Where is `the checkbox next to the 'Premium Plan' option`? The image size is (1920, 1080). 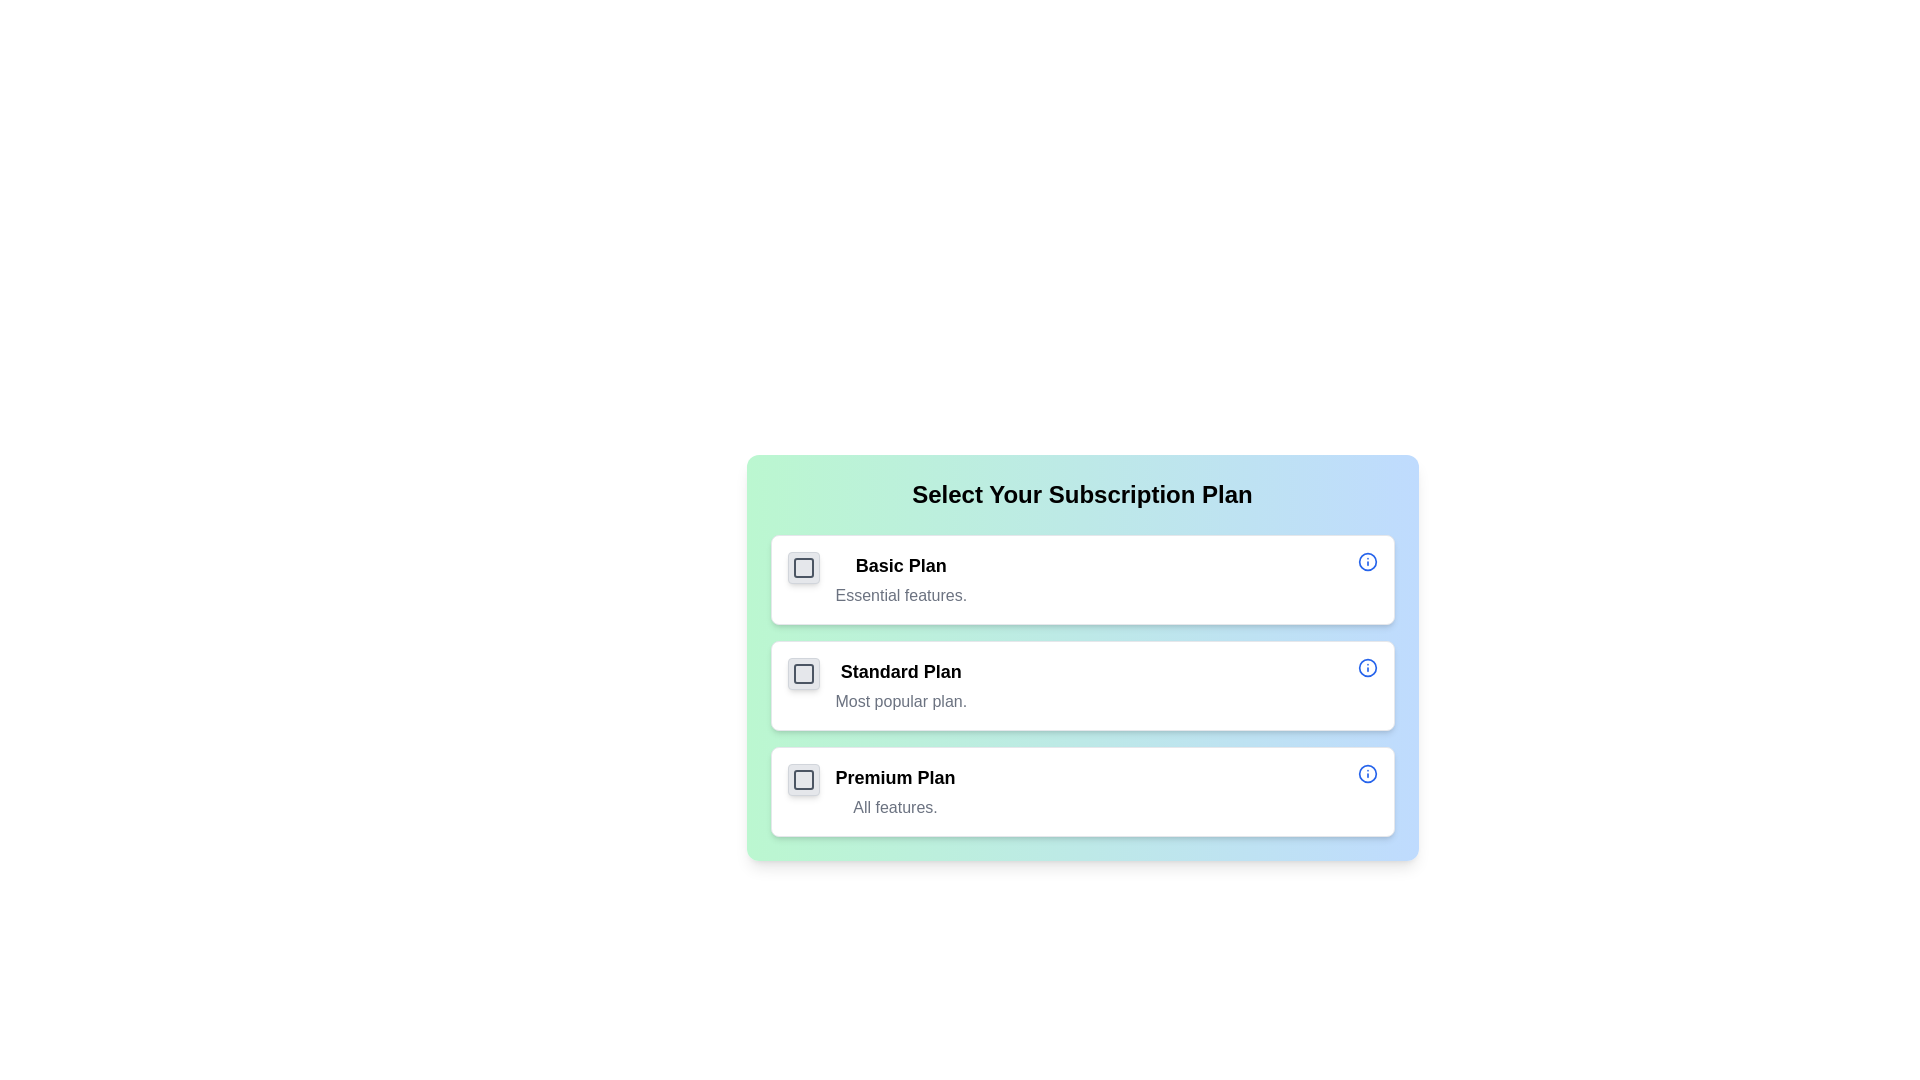 the checkbox next to the 'Premium Plan' option is located at coordinates (803, 778).